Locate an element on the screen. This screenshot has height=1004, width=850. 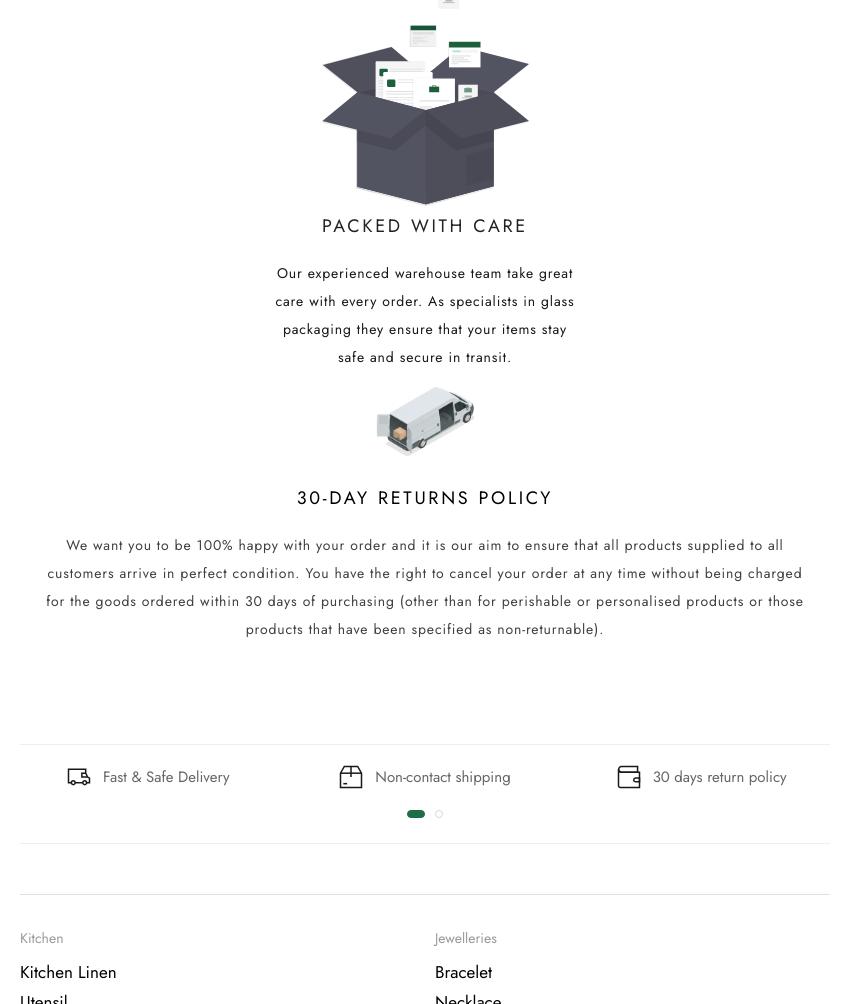
'Our experienced warehouse team take great care with every order. As specialists in glass packaging they ensure that your items stay safe and secure in transit.' is located at coordinates (273, 315).